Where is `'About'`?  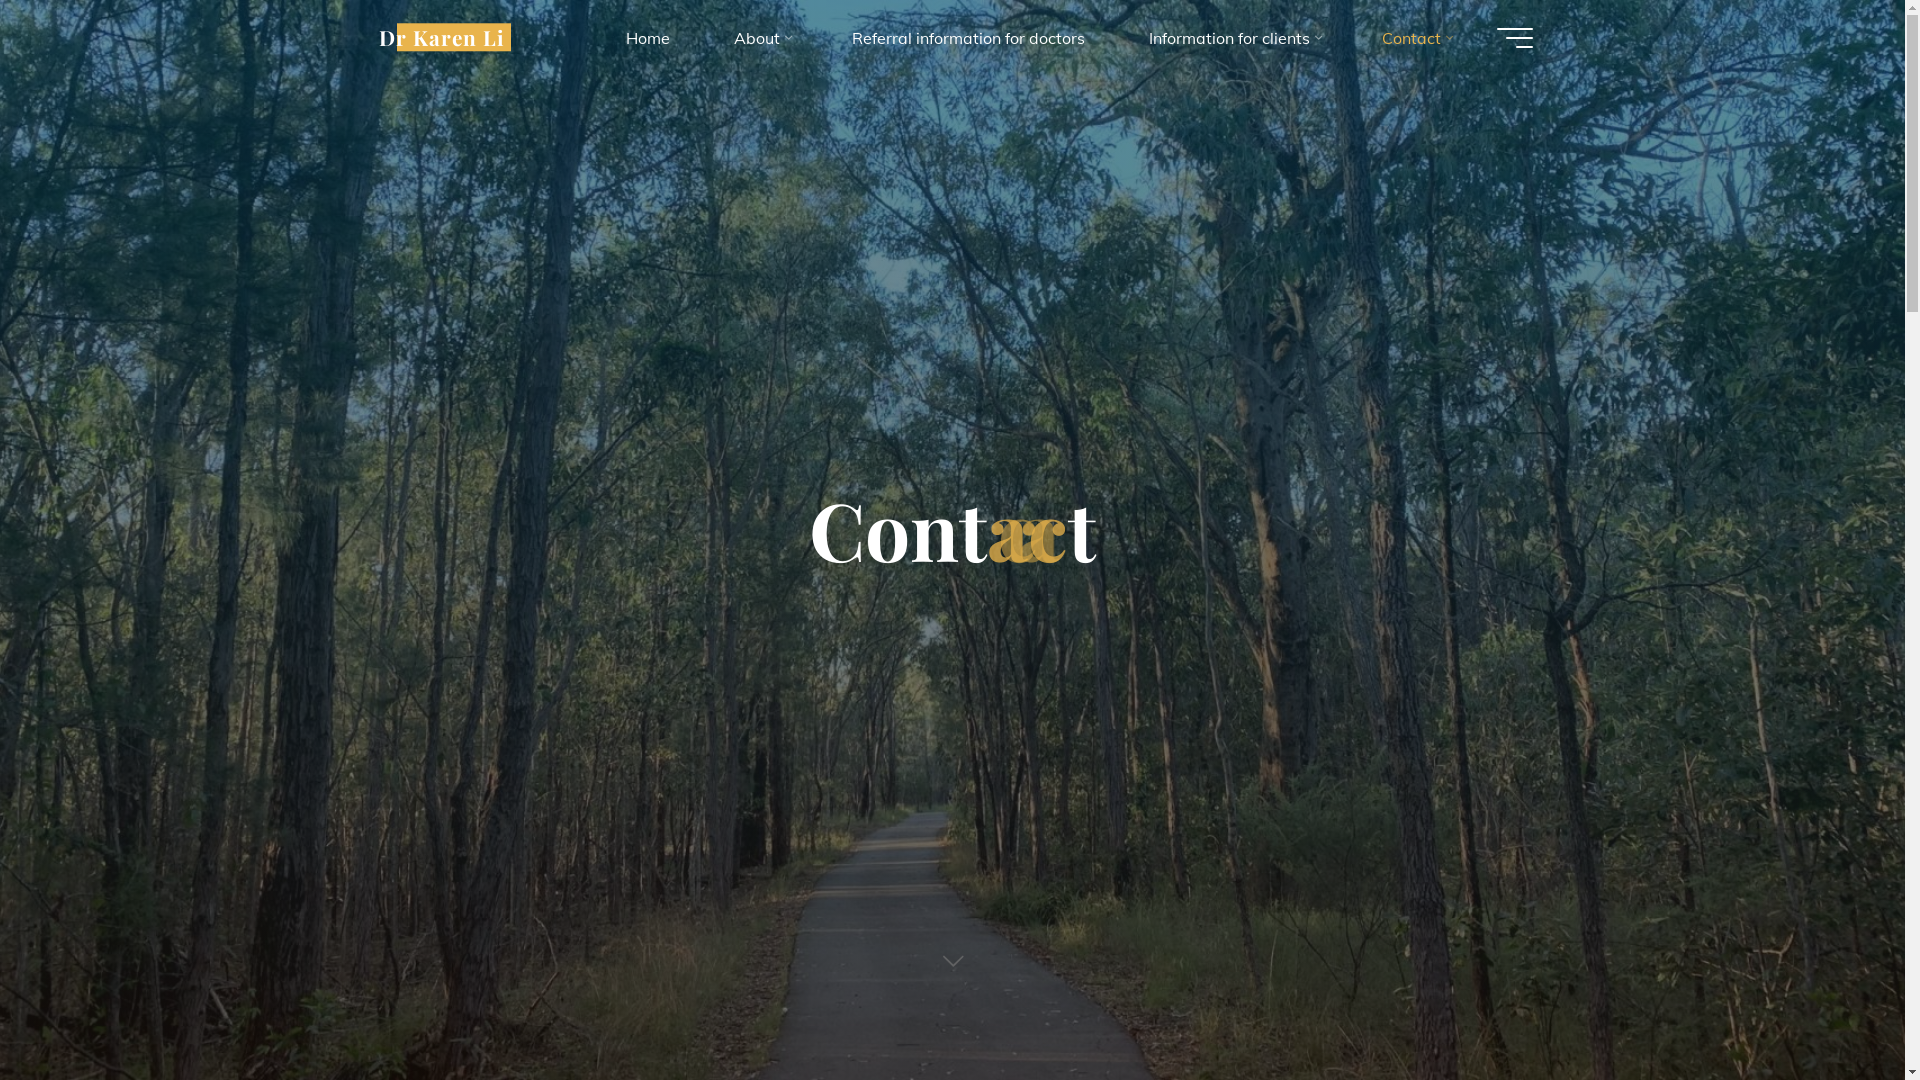
'About' is located at coordinates (760, 38).